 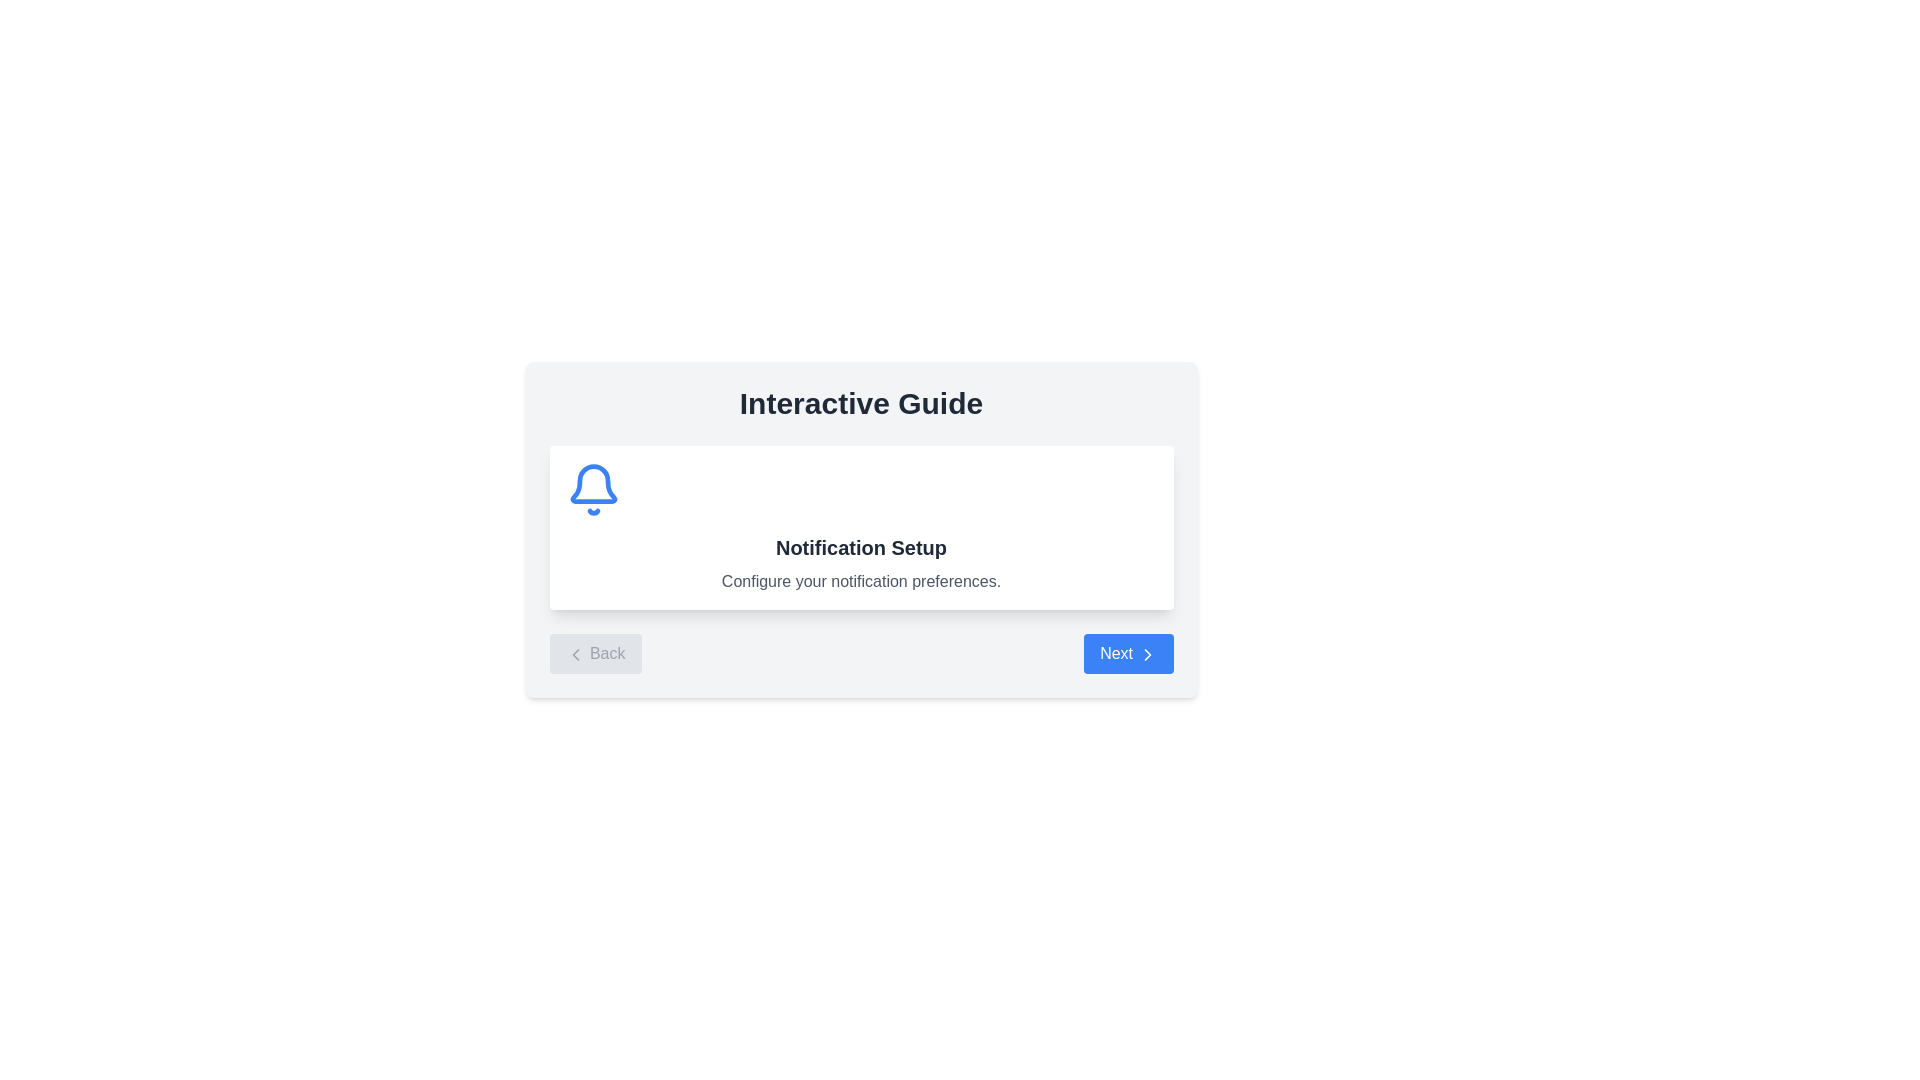 I want to click on the small right-chevron icon located at the right side of the blue 'Next' button in the bottom right corner of the modal interface, so click(x=1147, y=654).